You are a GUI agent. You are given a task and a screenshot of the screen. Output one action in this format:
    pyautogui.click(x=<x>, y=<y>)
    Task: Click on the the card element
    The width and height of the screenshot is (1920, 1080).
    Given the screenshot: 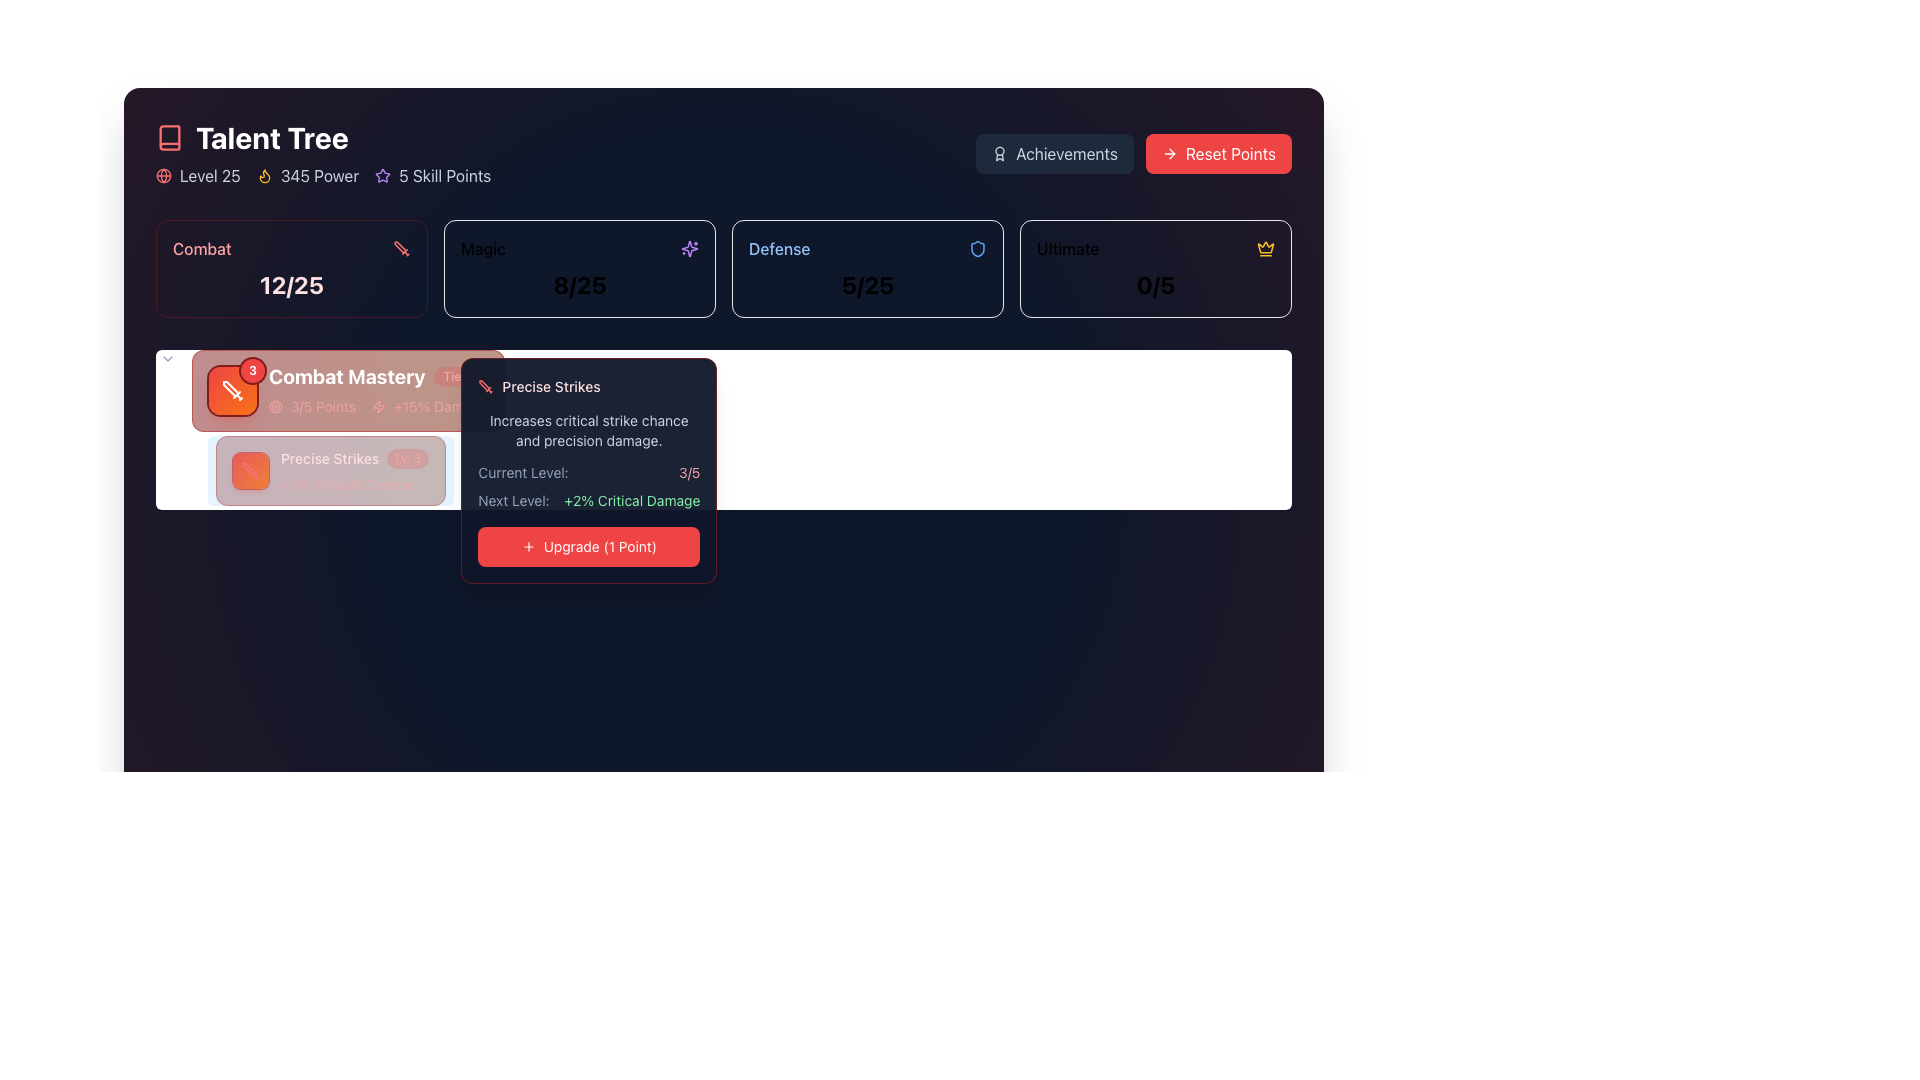 What is the action you would take?
    pyautogui.click(x=994, y=284)
    